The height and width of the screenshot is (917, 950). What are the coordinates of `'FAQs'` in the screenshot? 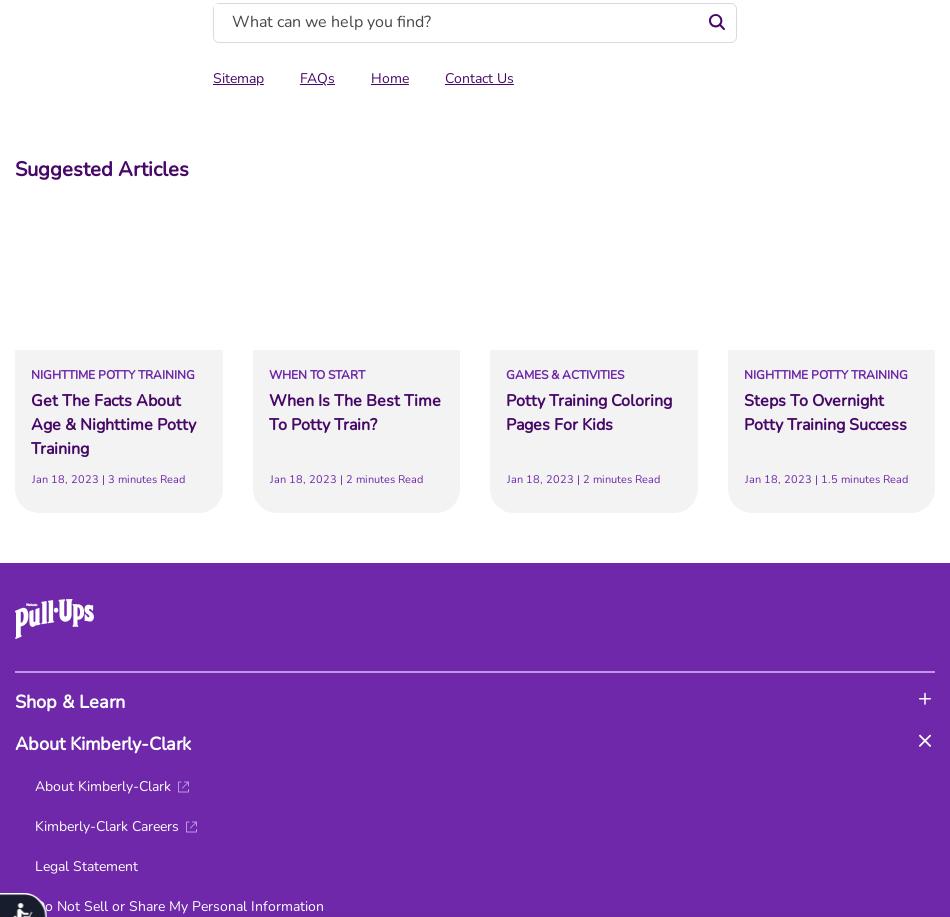 It's located at (297, 77).